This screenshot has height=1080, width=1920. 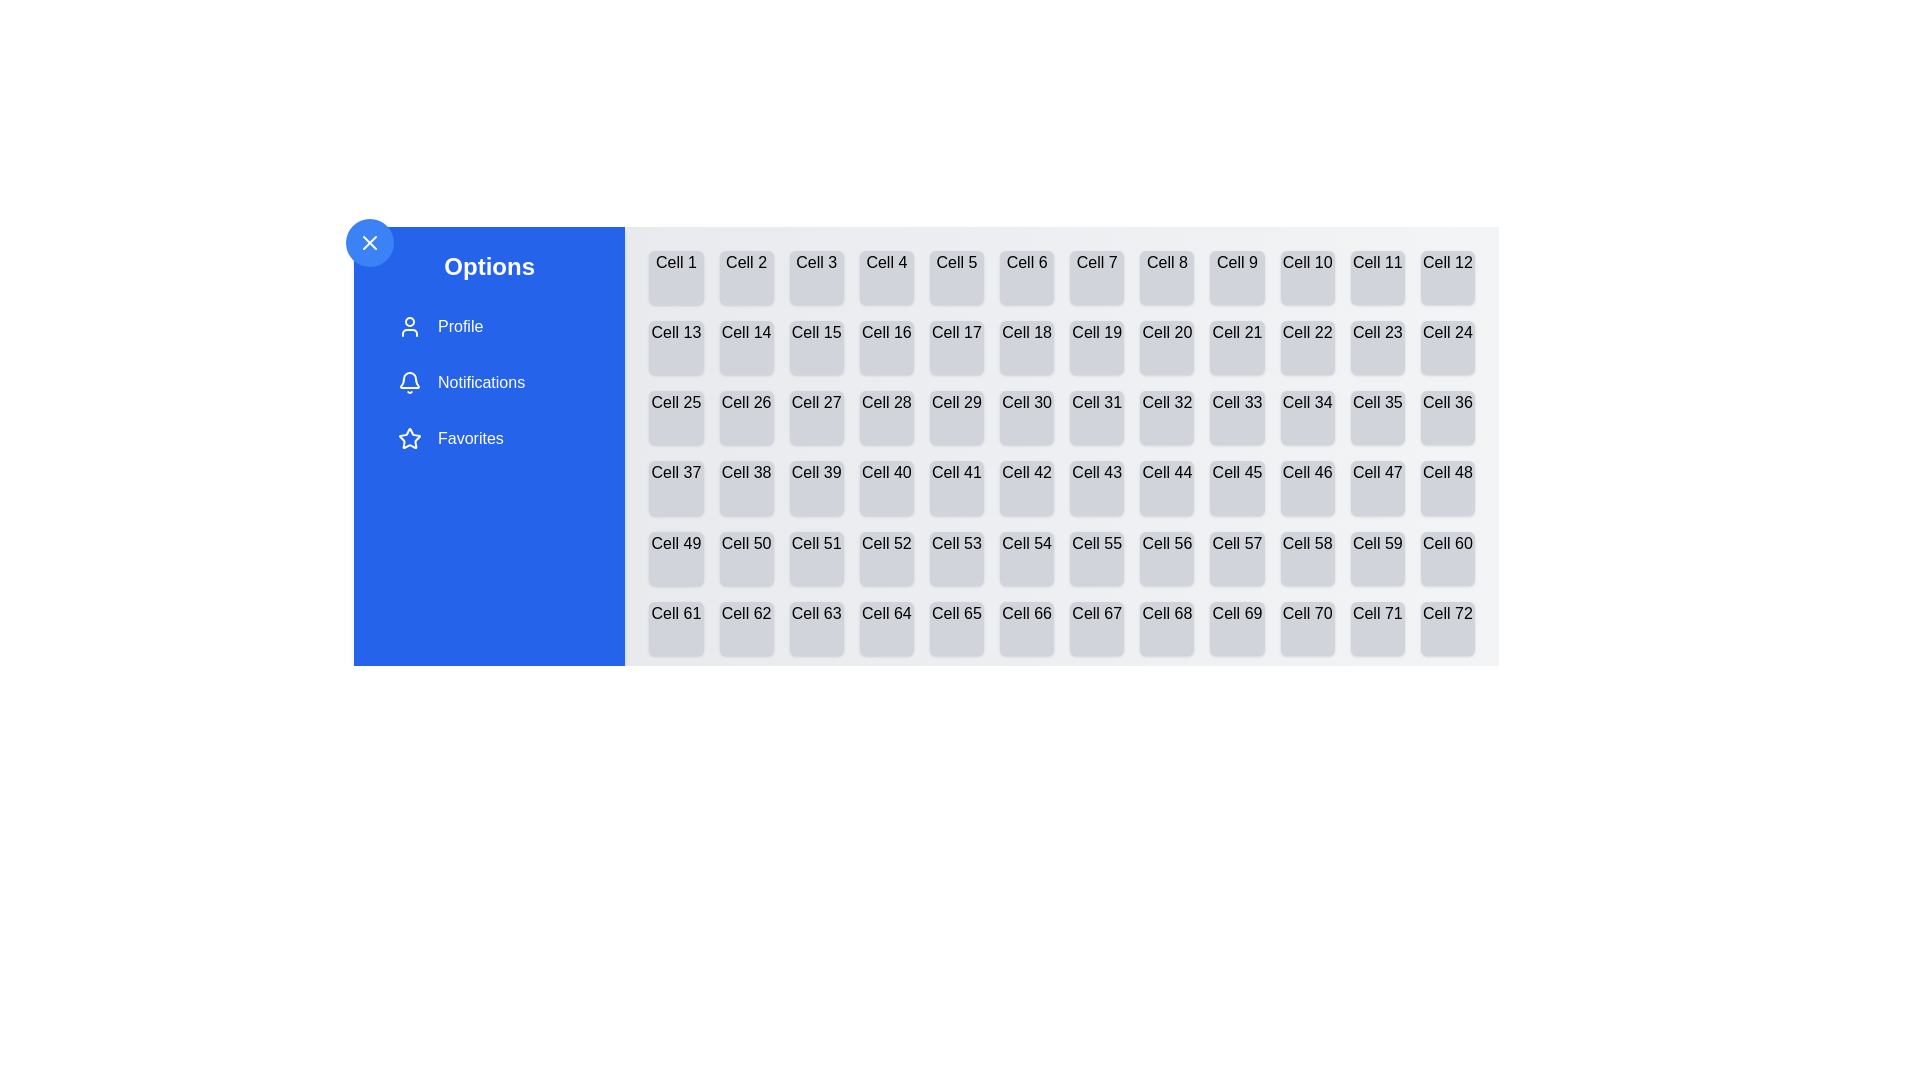 I want to click on the drawer item labeled Favorites to observe the visual change, so click(x=489, y=438).